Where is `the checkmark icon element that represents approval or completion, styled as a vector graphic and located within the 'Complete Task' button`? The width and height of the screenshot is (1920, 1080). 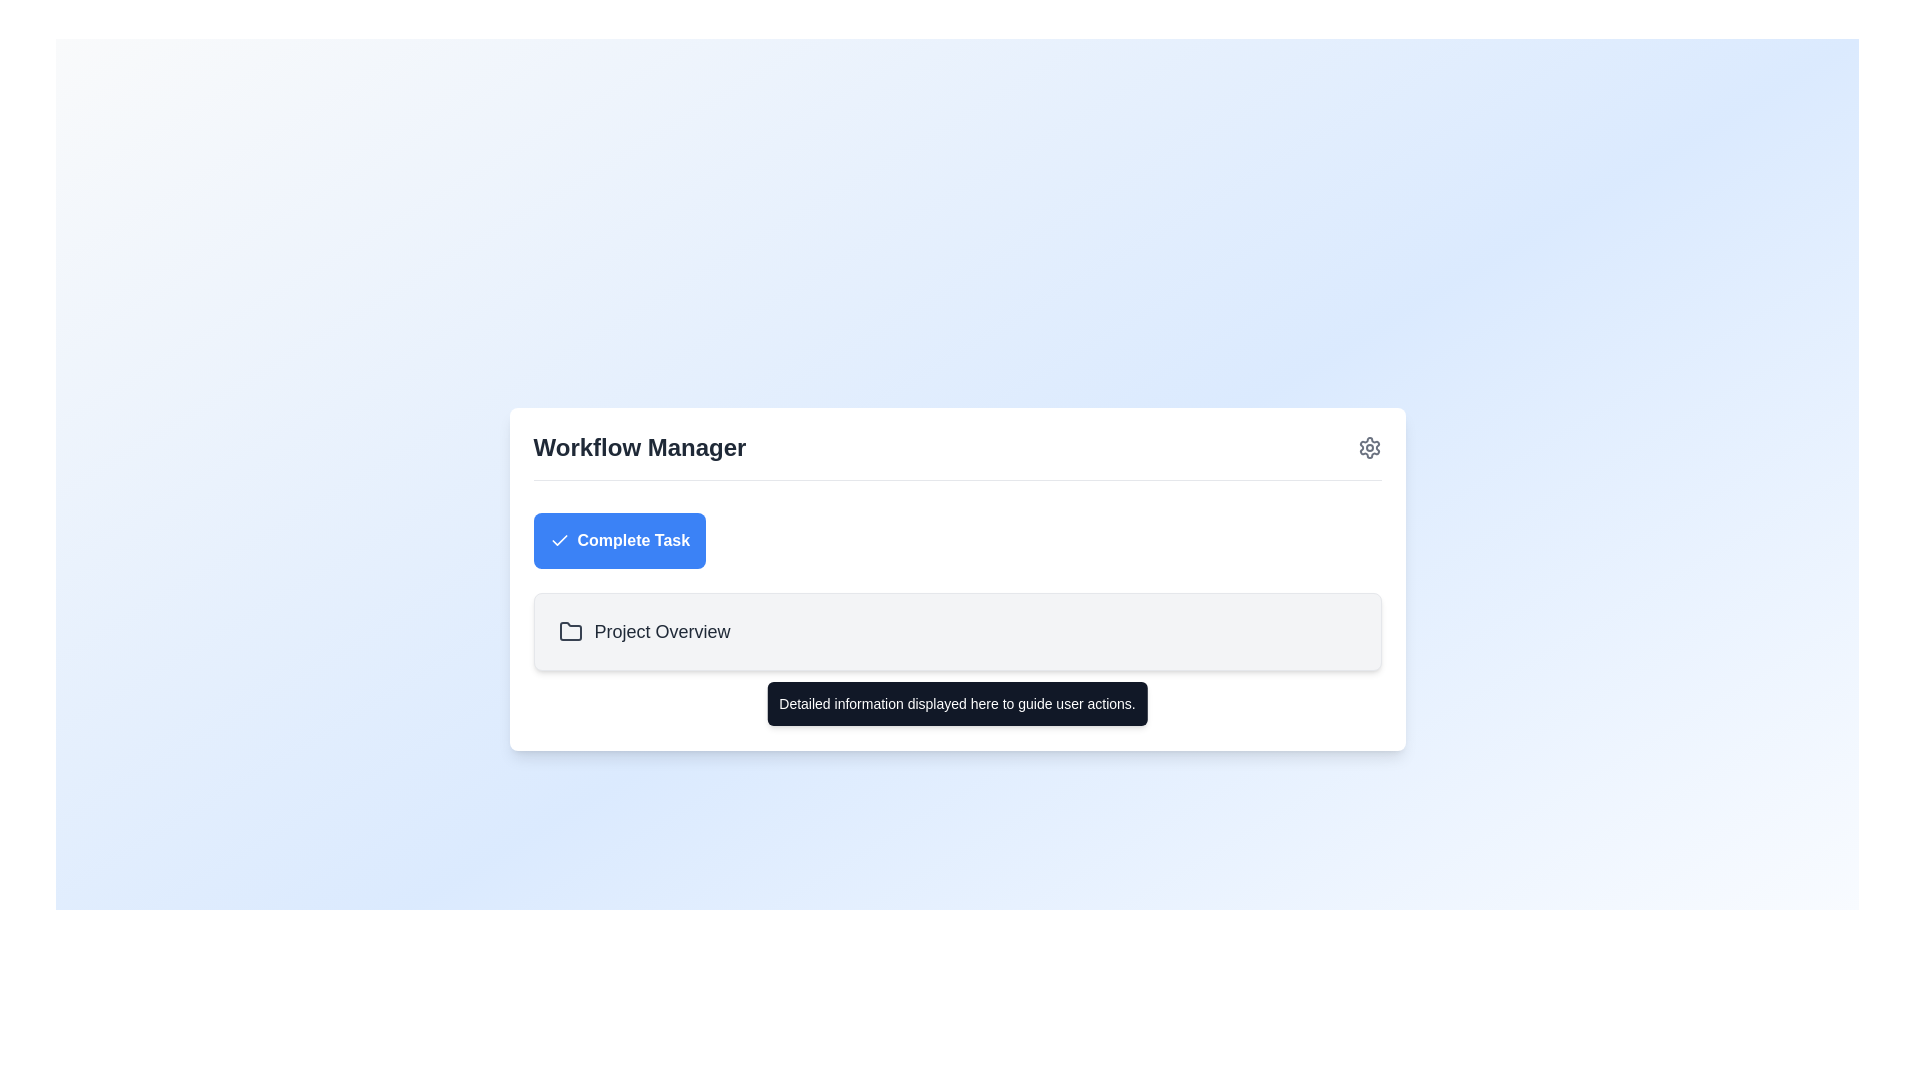
the checkmark icon element that represents approval or completion, styled as a vector graphic and located within the 'Complete Task' button is located at coordinates (559, 540).